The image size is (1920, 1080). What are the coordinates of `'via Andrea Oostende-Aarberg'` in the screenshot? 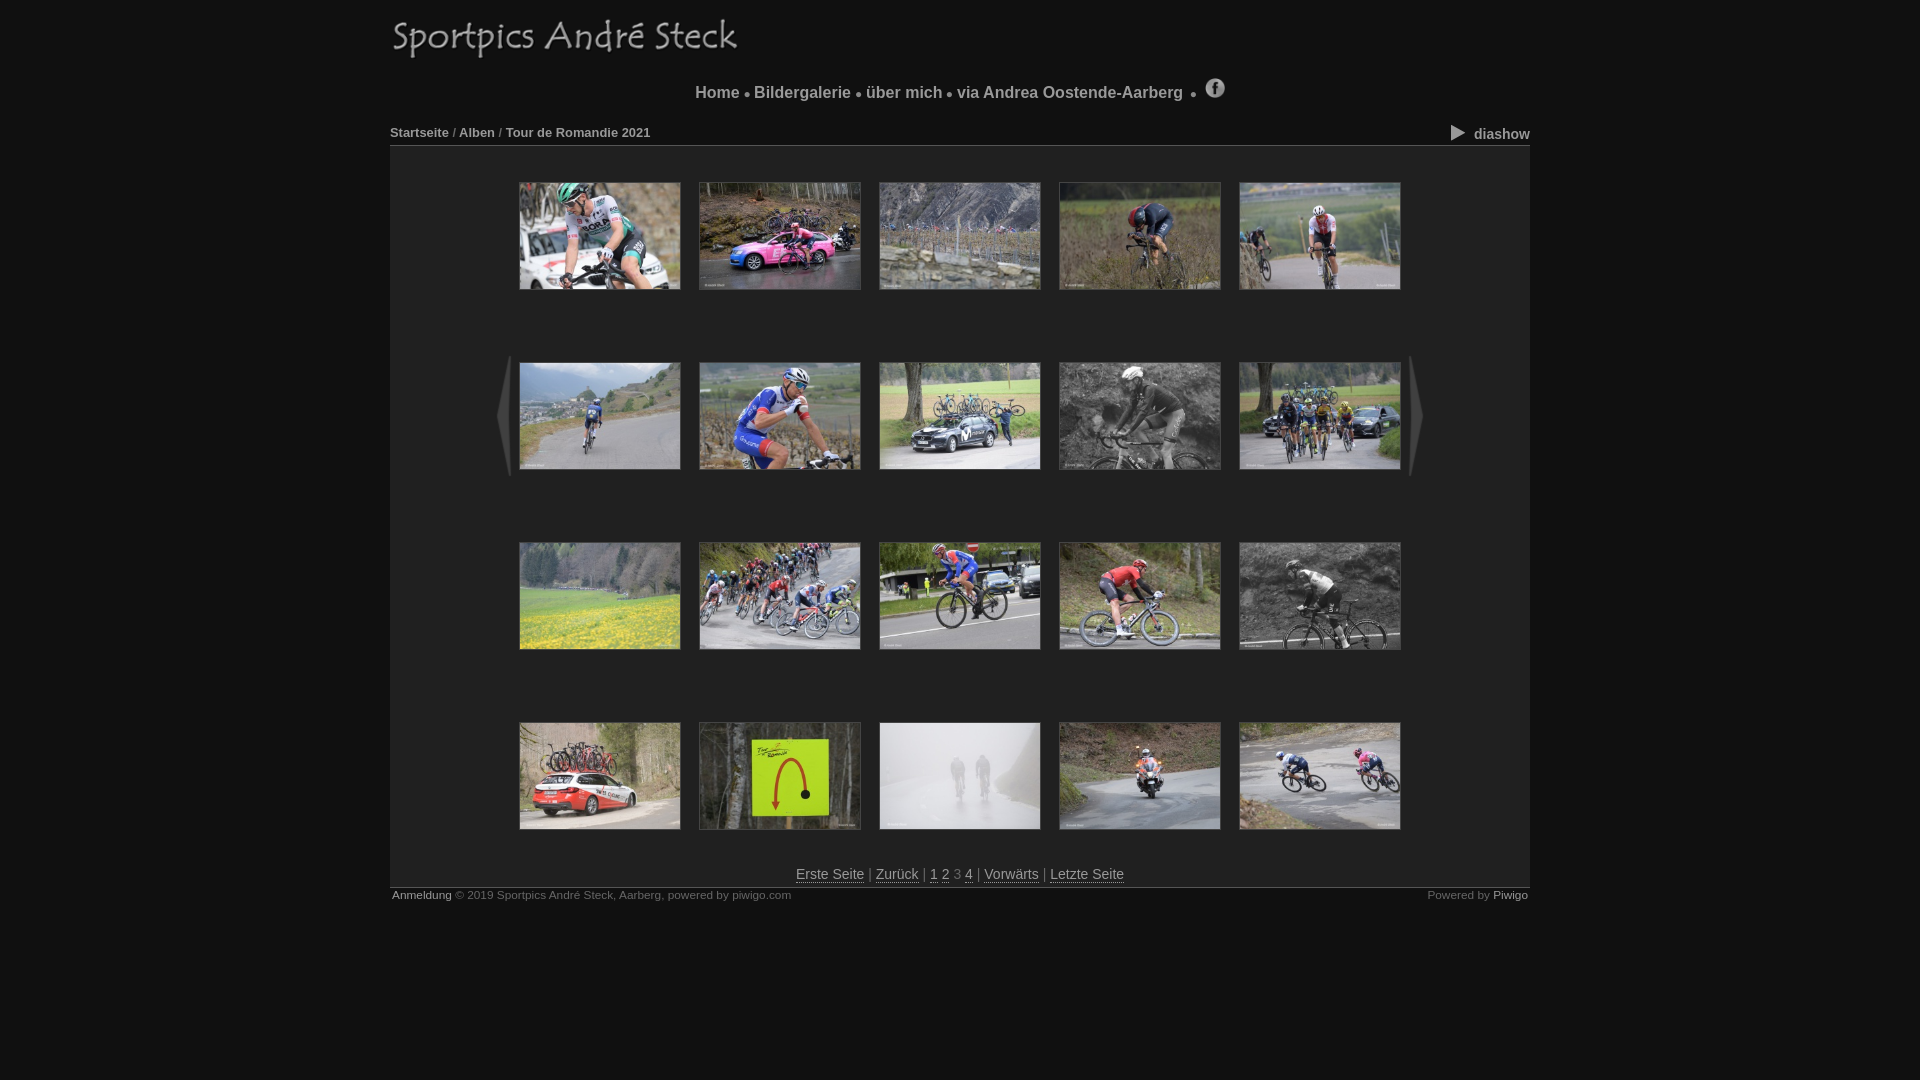 It's located at (1069, 92).